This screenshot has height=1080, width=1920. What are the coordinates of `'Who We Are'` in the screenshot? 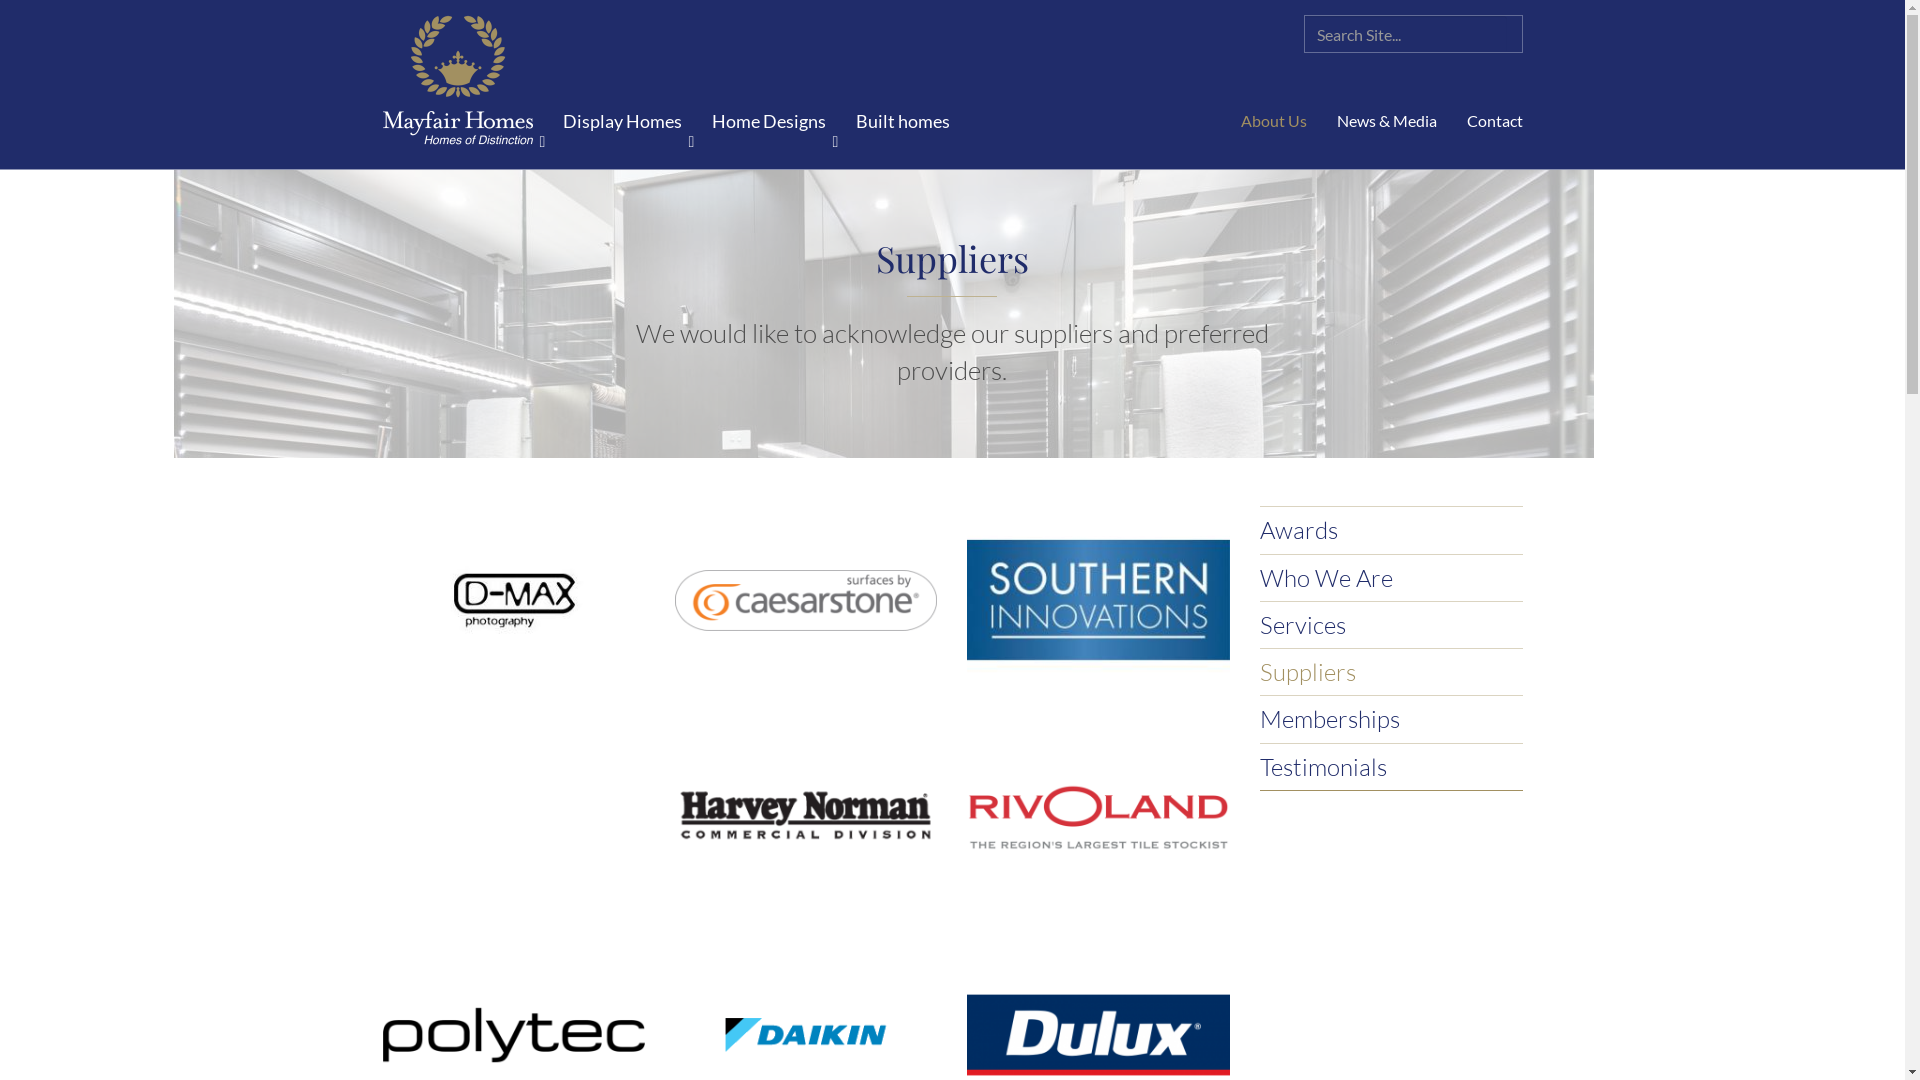 It's located at (1258, 577).